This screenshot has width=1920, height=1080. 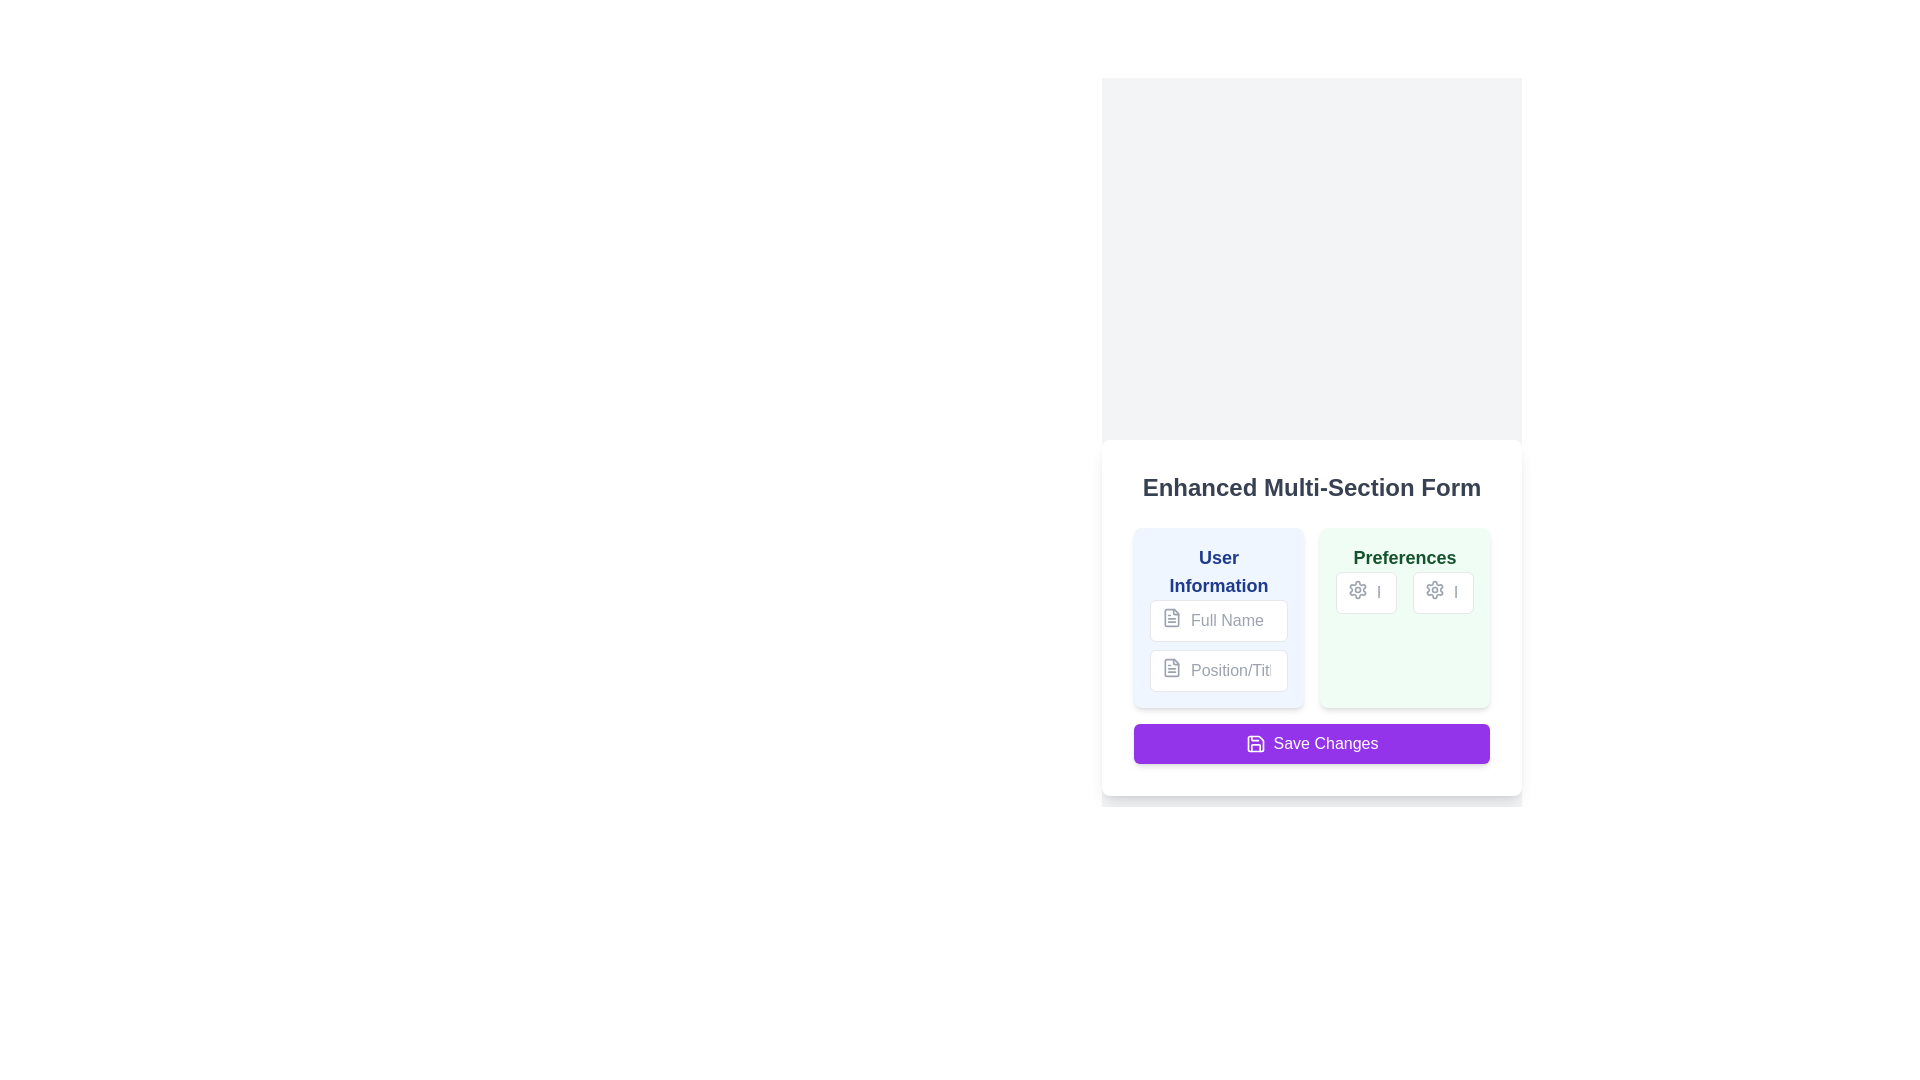 I want to click on text of the bold header labeled 'Preferences' which is styled in large green font on a light green background, located in the right section of a two-column layout, so click(x=1404, y=558).